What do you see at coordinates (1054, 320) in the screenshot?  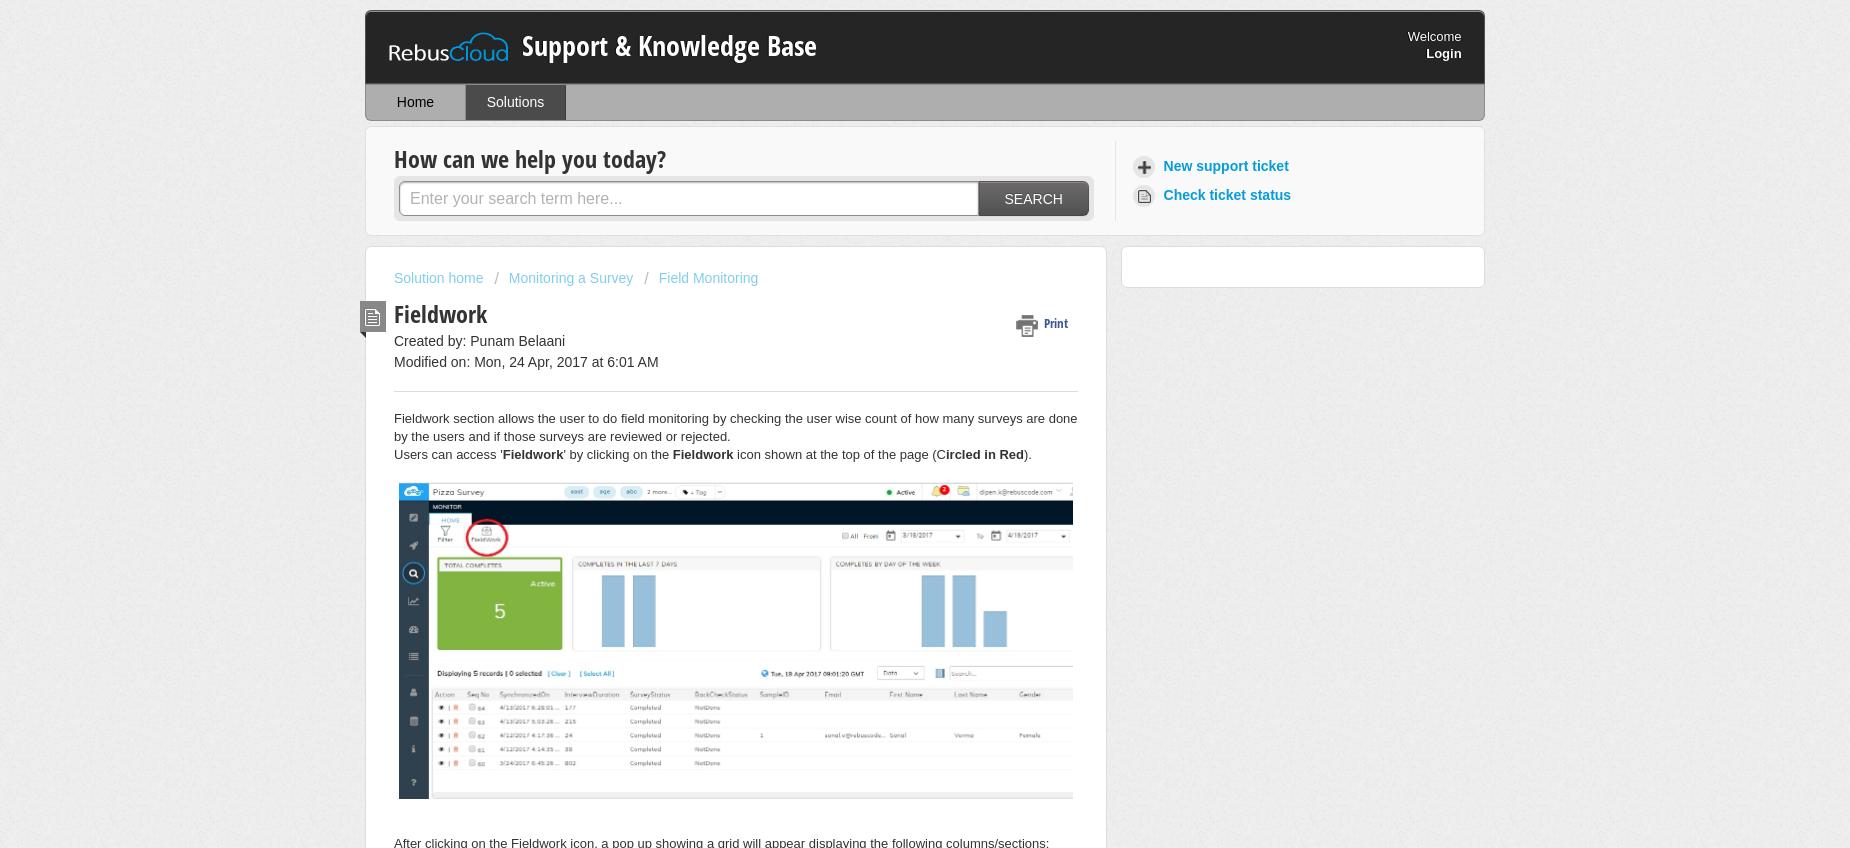 I see `'Print'` at bounding box center [1054, 320].